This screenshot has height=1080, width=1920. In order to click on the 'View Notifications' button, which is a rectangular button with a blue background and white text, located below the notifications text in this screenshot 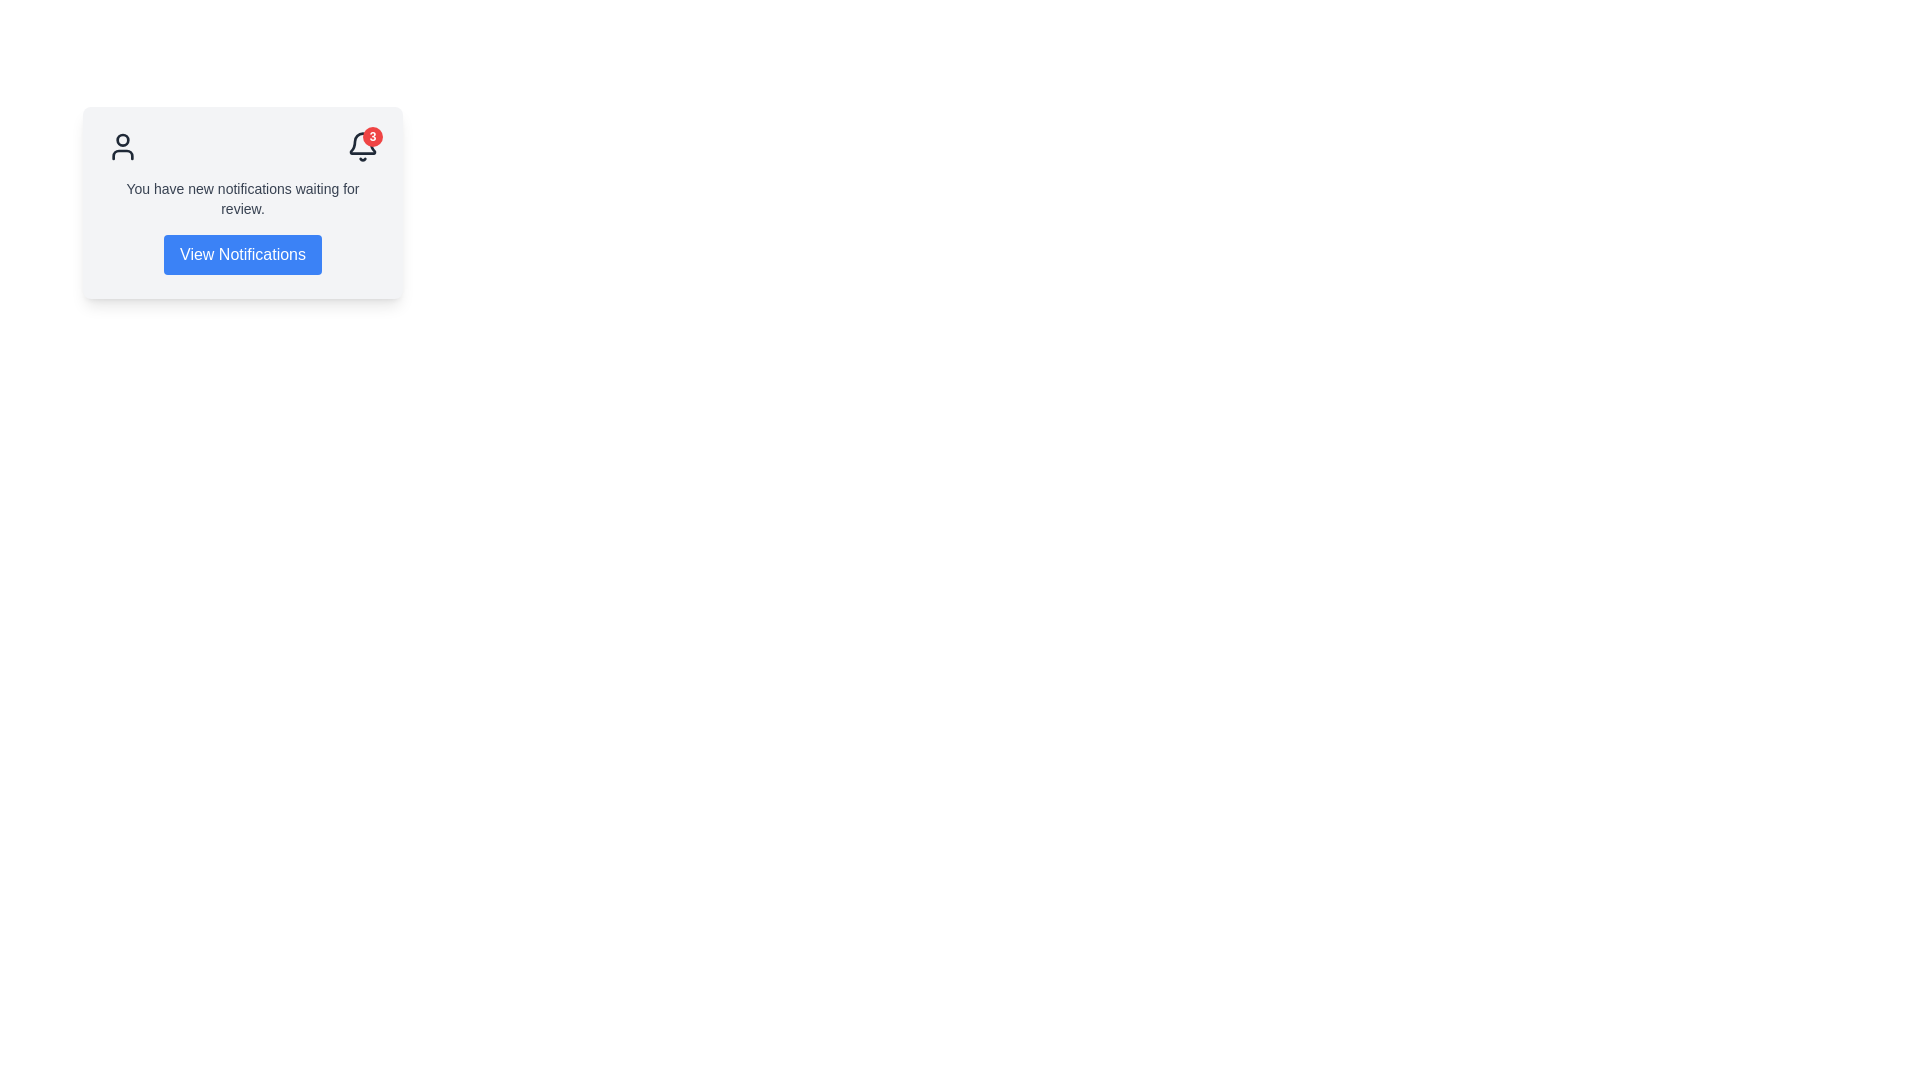, I will do `click(242, 253)`.